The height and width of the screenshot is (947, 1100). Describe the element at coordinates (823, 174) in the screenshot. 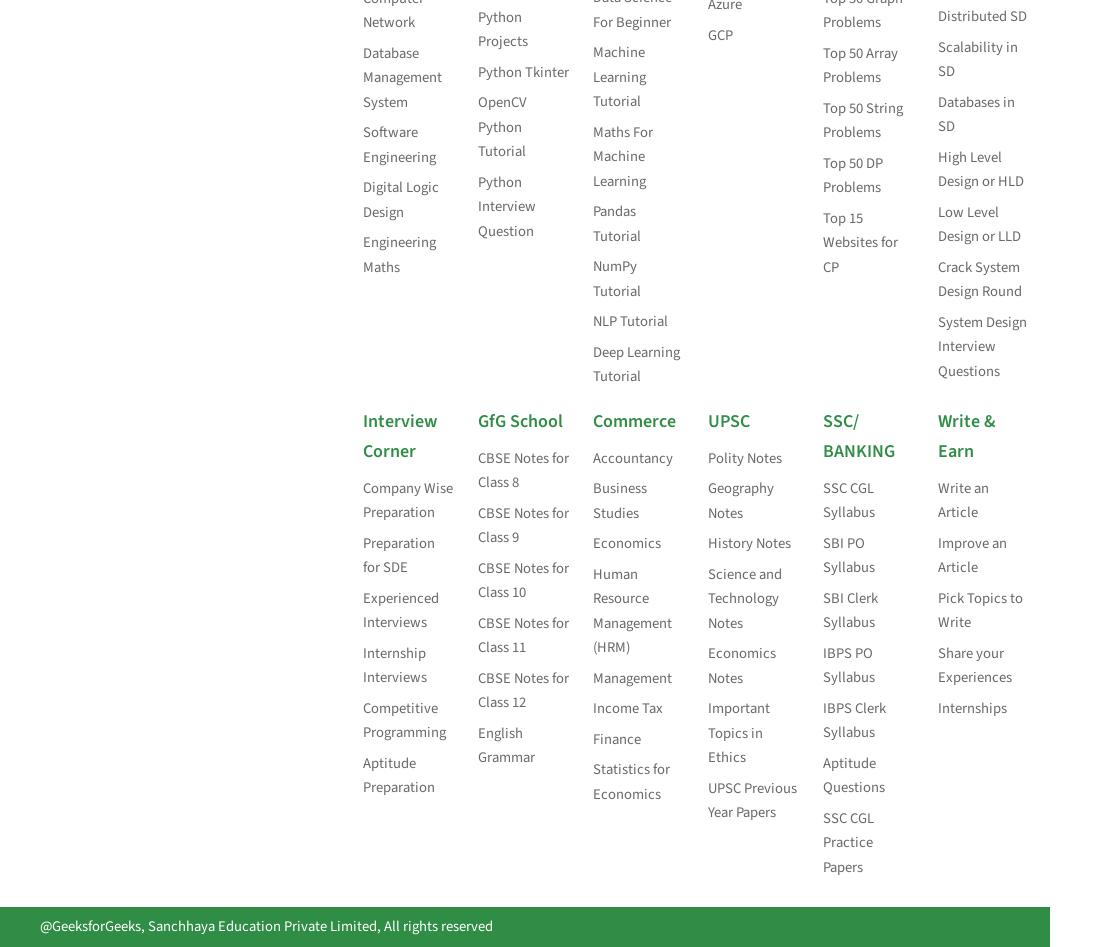

I see `'Top 50 DP Problems'` at that location.